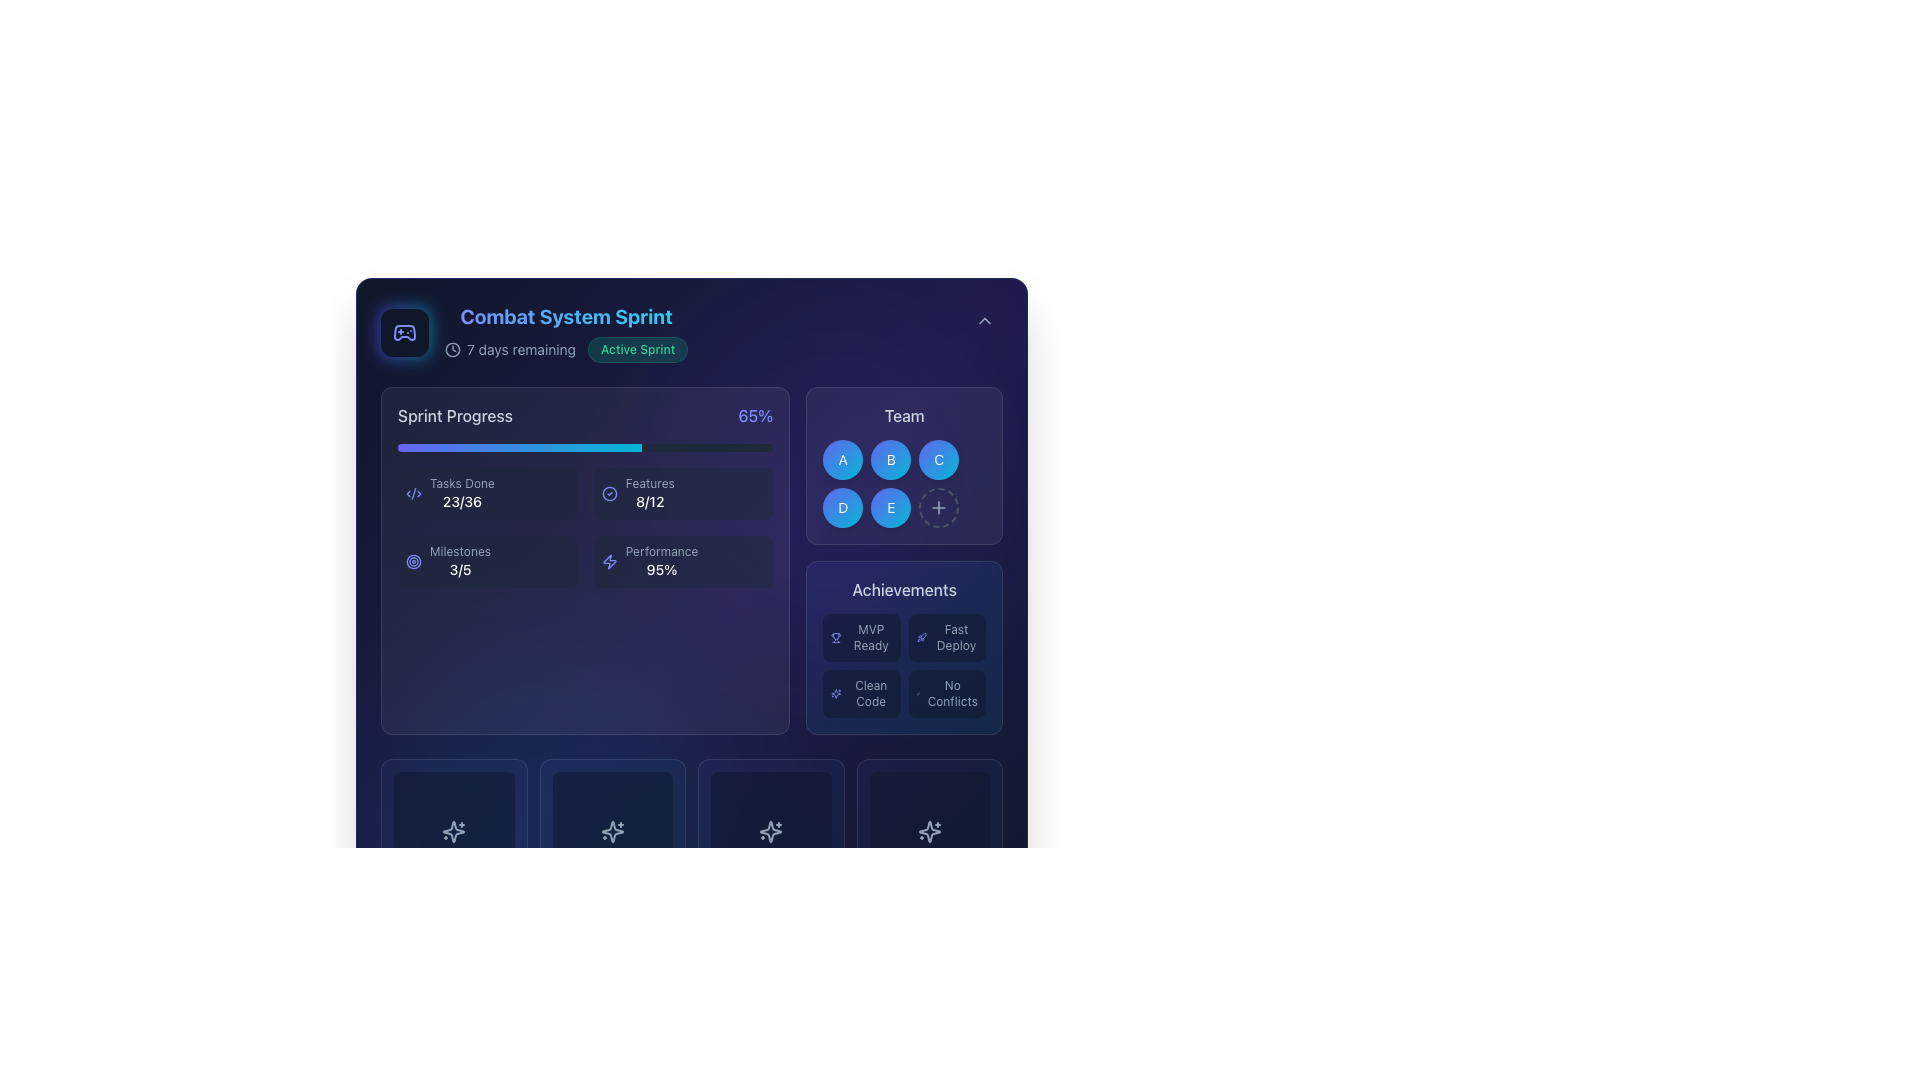  I want to click on the last Card element in the 2x2 grid layout positioned at the bottom-right corner, so click(928, 832).